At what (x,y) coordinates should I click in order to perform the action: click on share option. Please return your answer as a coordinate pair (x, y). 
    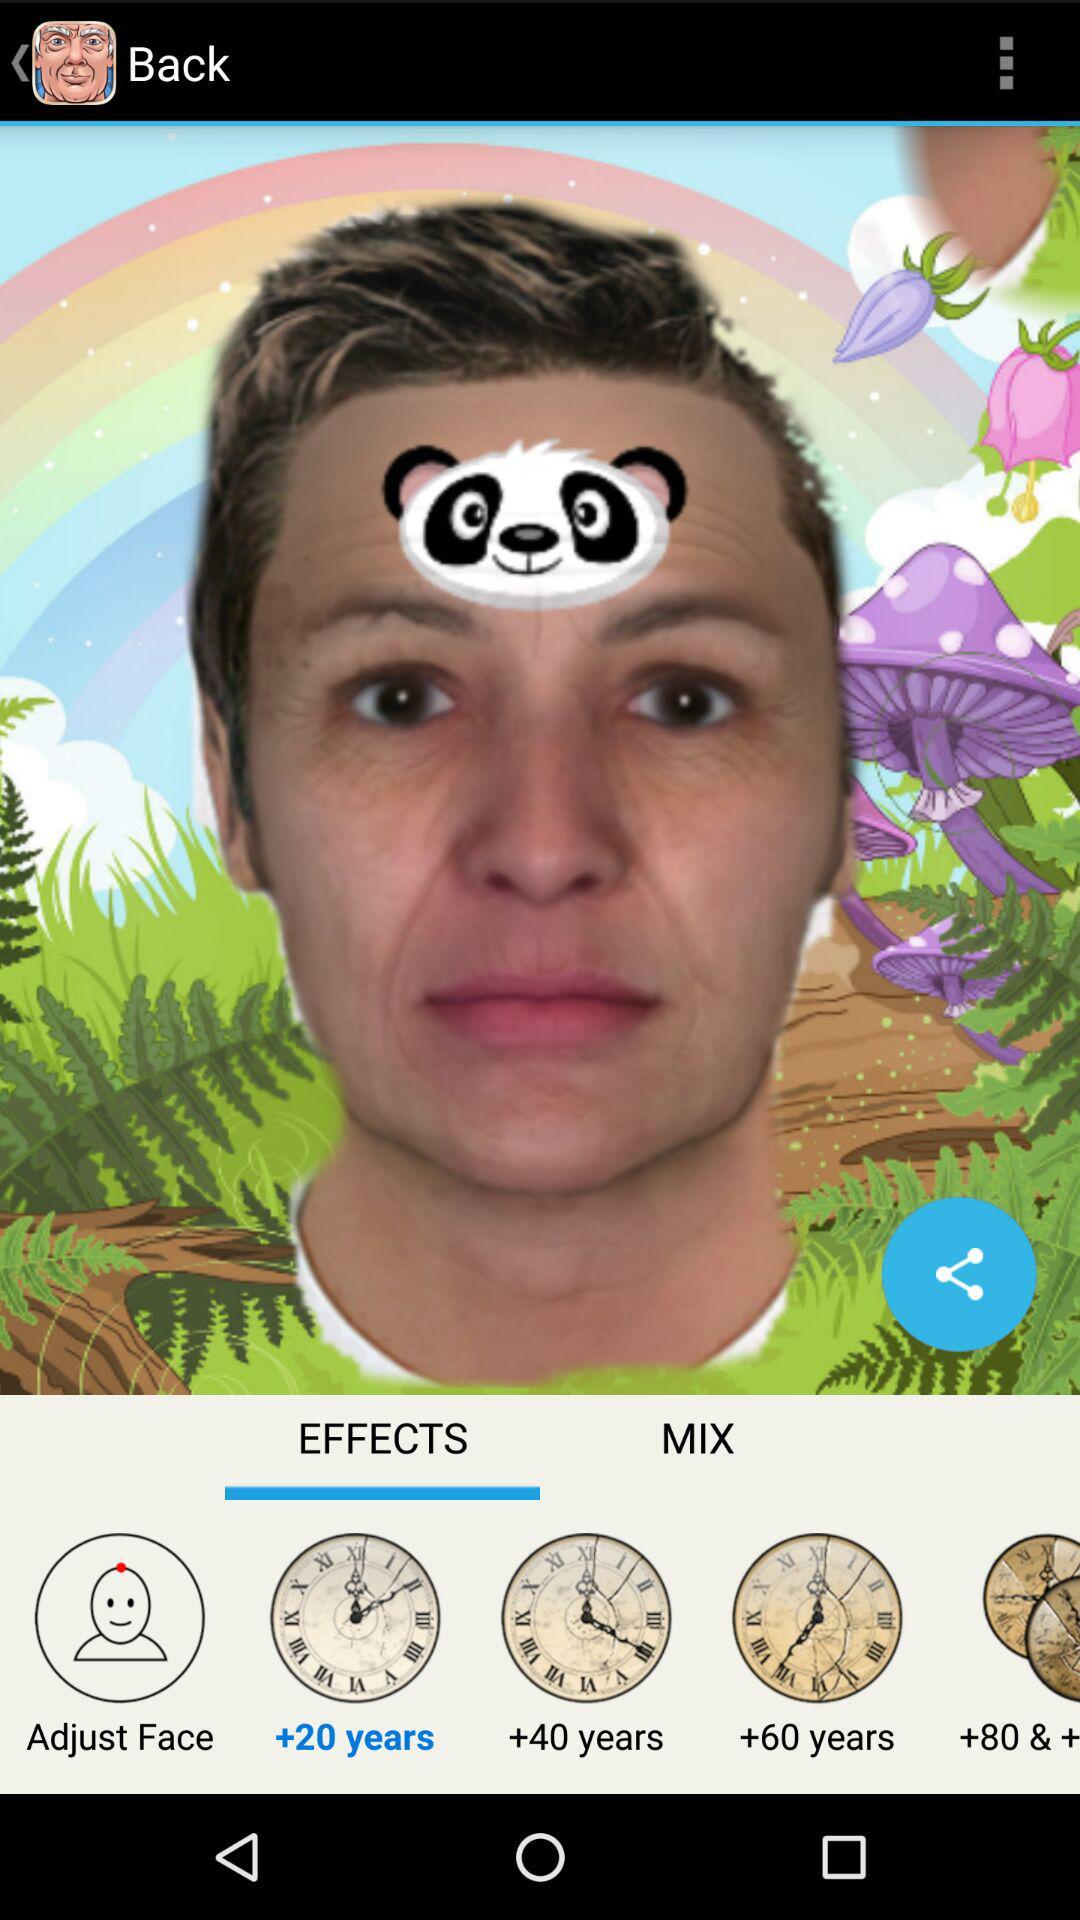
    Looking at the image, I should click on (958, 1273).